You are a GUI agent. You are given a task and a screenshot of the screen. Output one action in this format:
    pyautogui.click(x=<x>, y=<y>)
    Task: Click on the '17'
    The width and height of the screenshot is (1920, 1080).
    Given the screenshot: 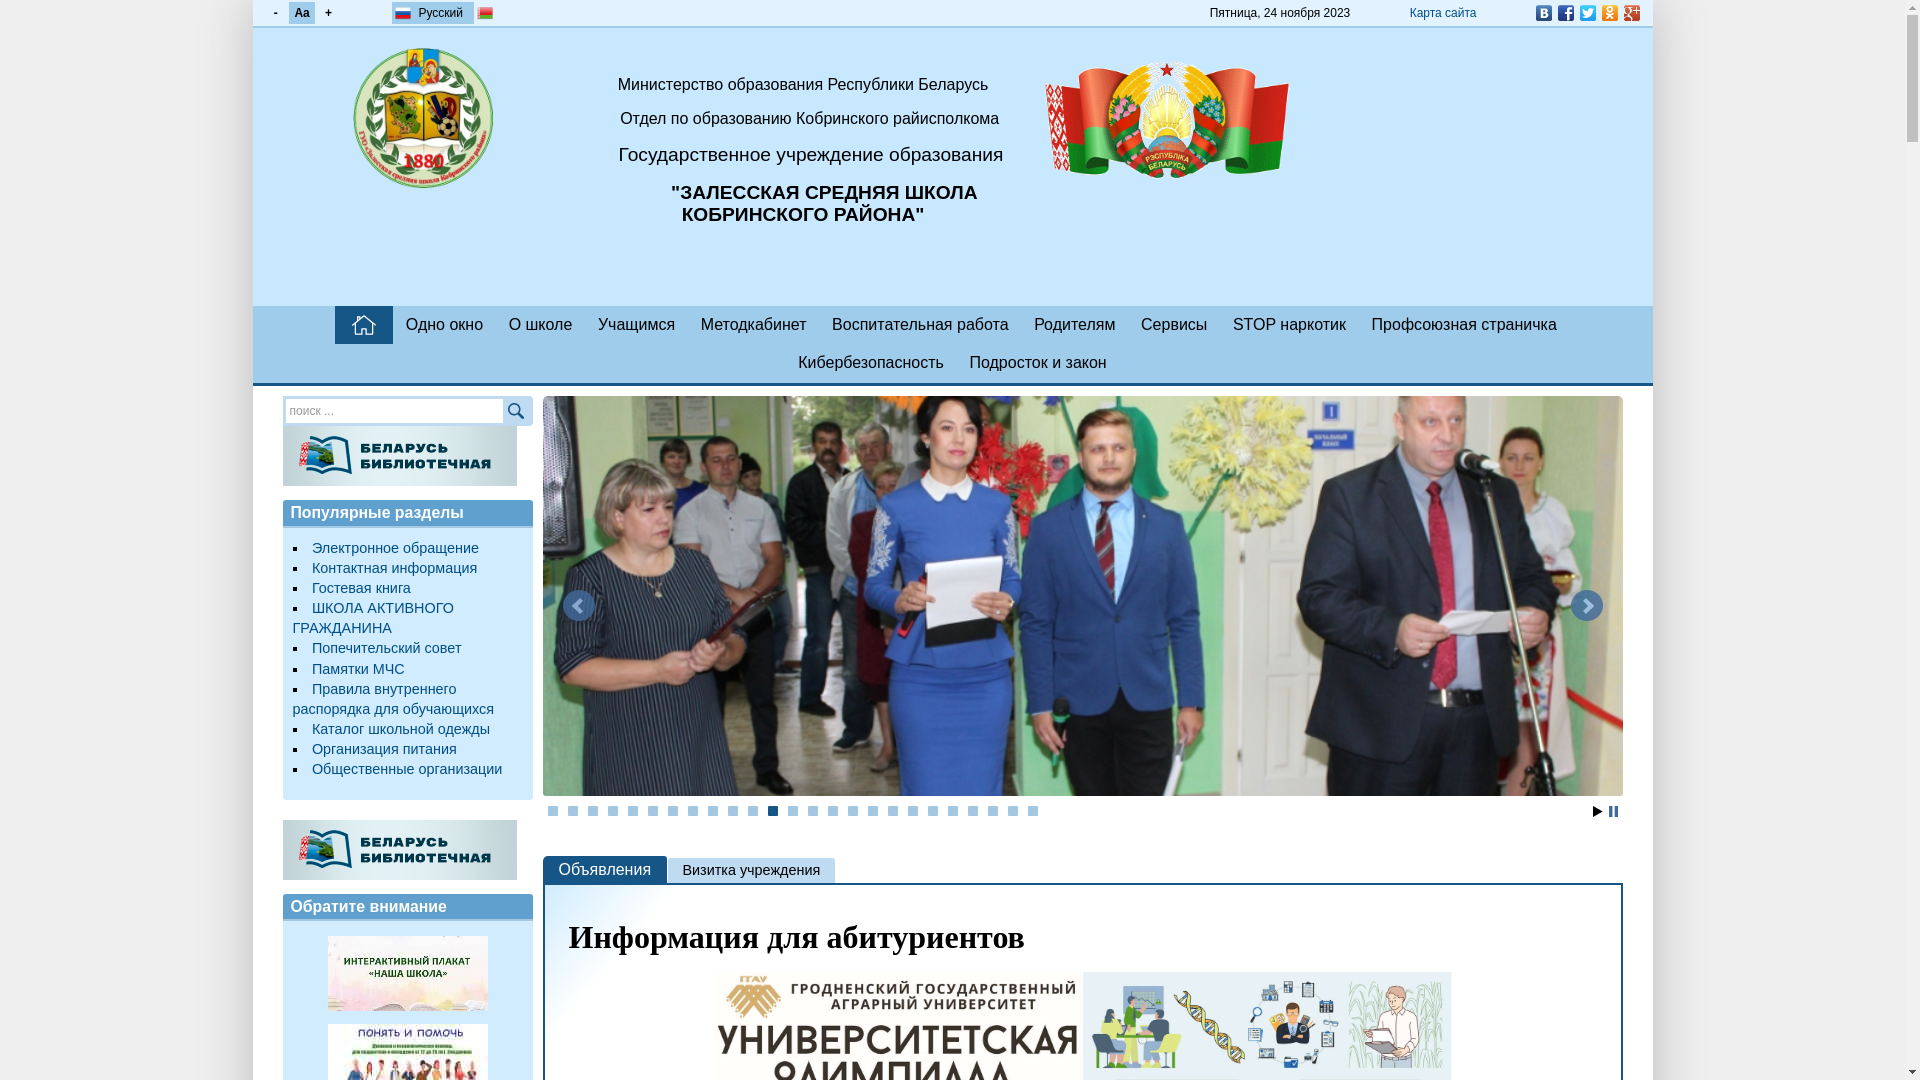 What is the action you would take?
    pyautogui.click(x=873, y=810)
    